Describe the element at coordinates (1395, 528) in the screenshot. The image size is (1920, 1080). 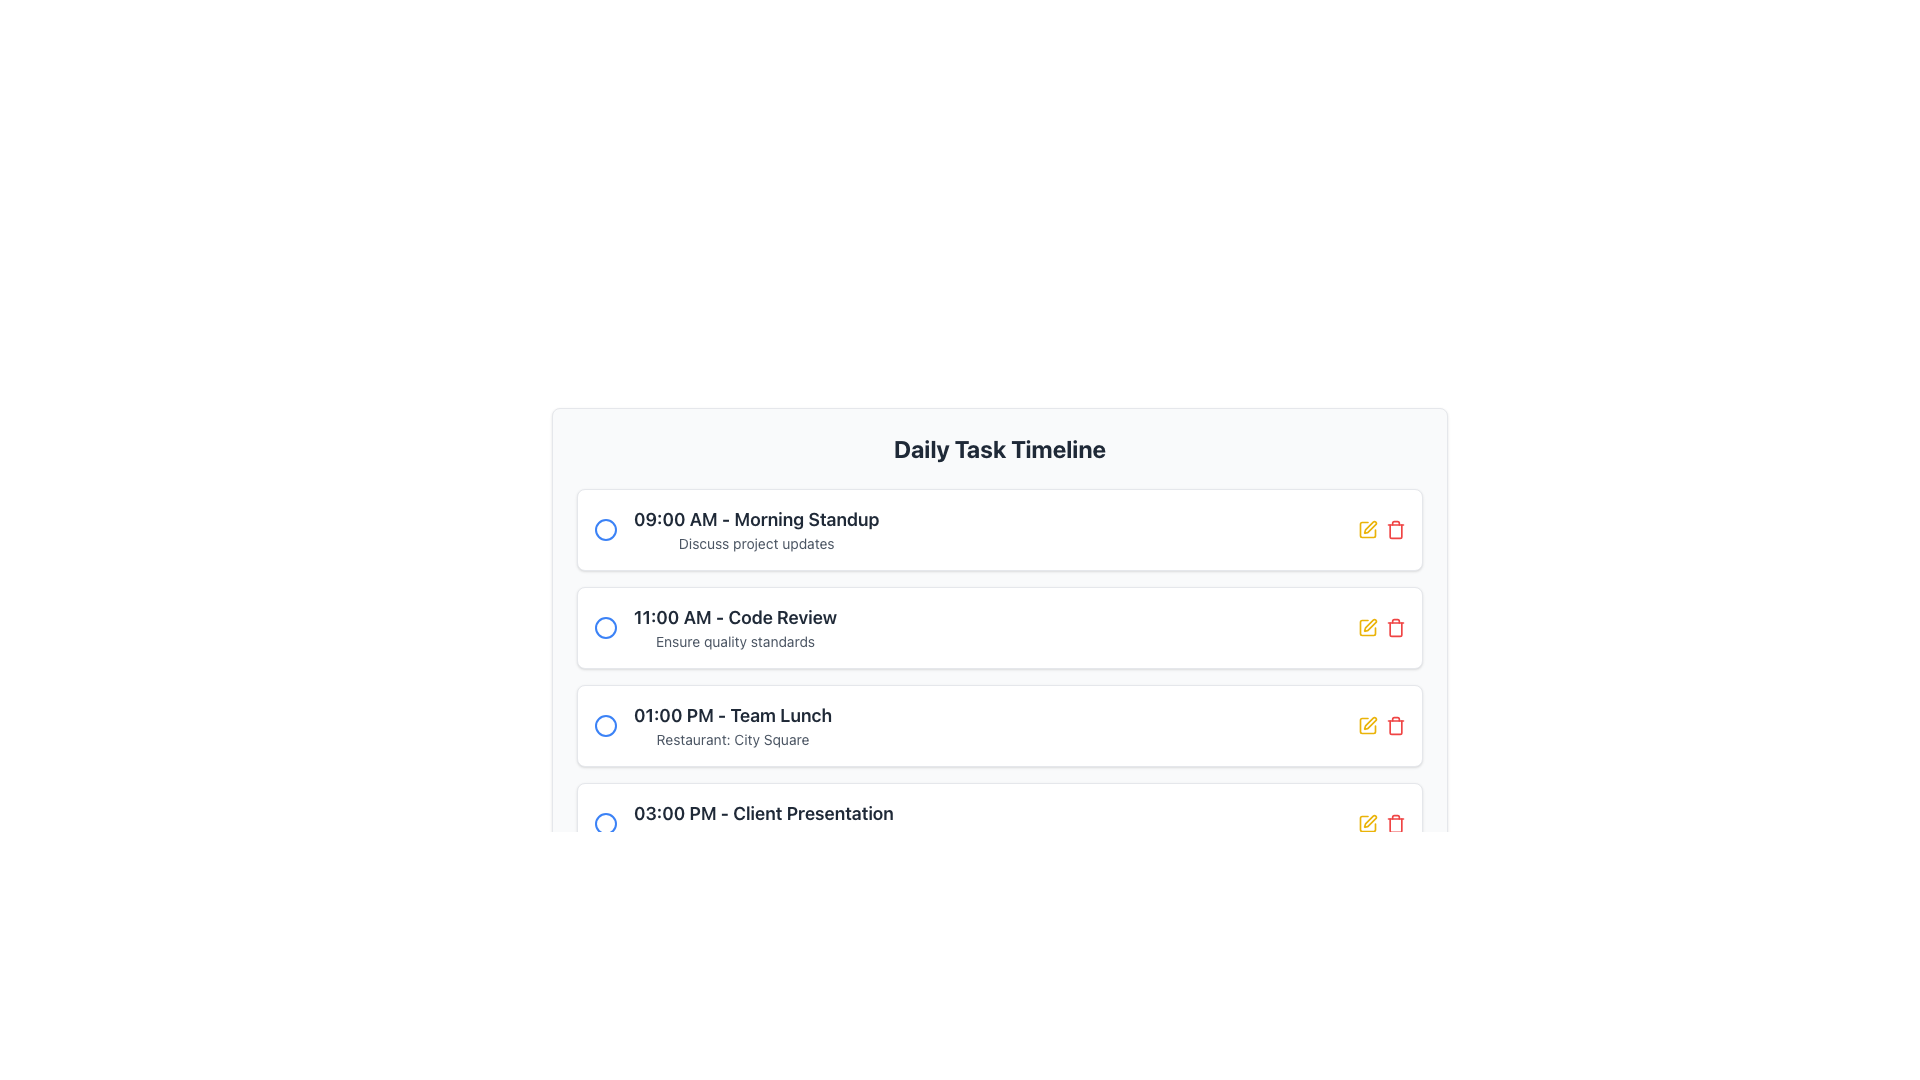
I see `the red trash can icon located as the second icon in the action buttons next to the second item in the Daily Task Timeline` at that location.